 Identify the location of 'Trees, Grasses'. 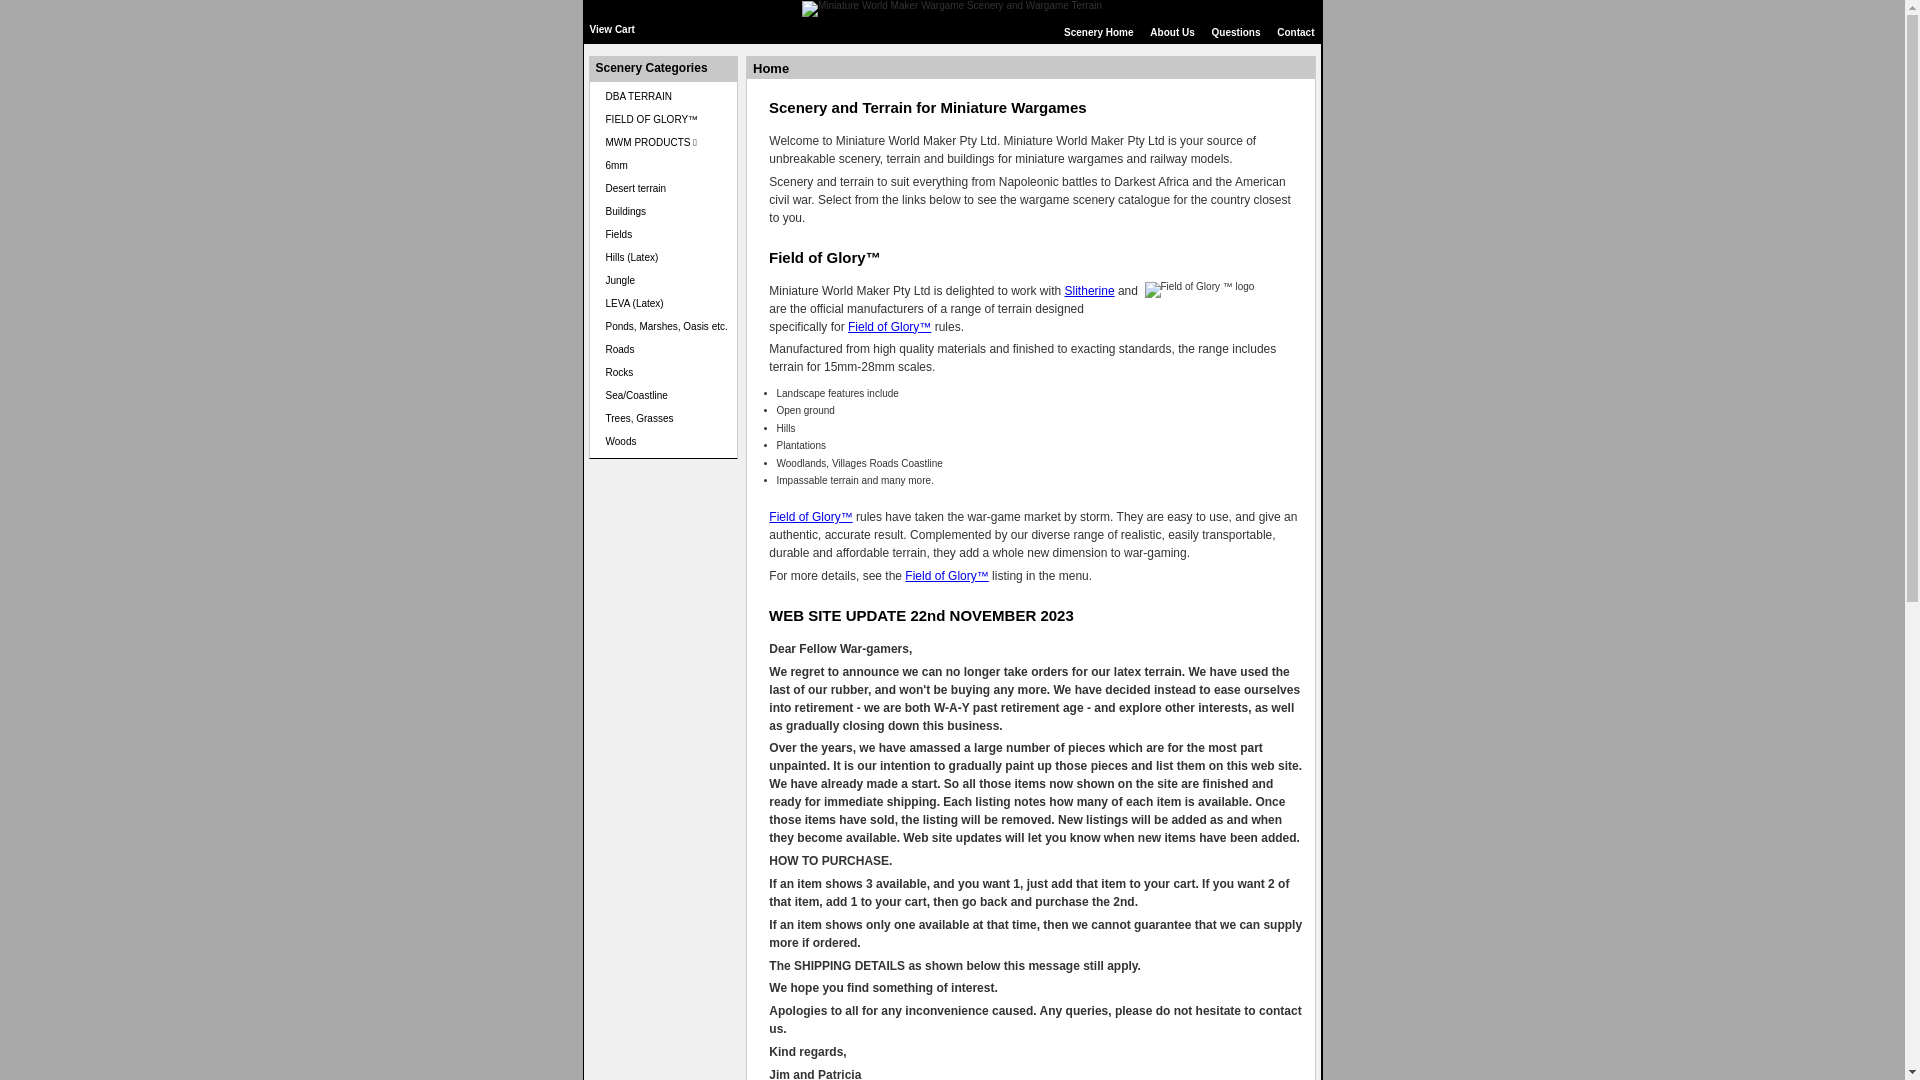
(638, 417).